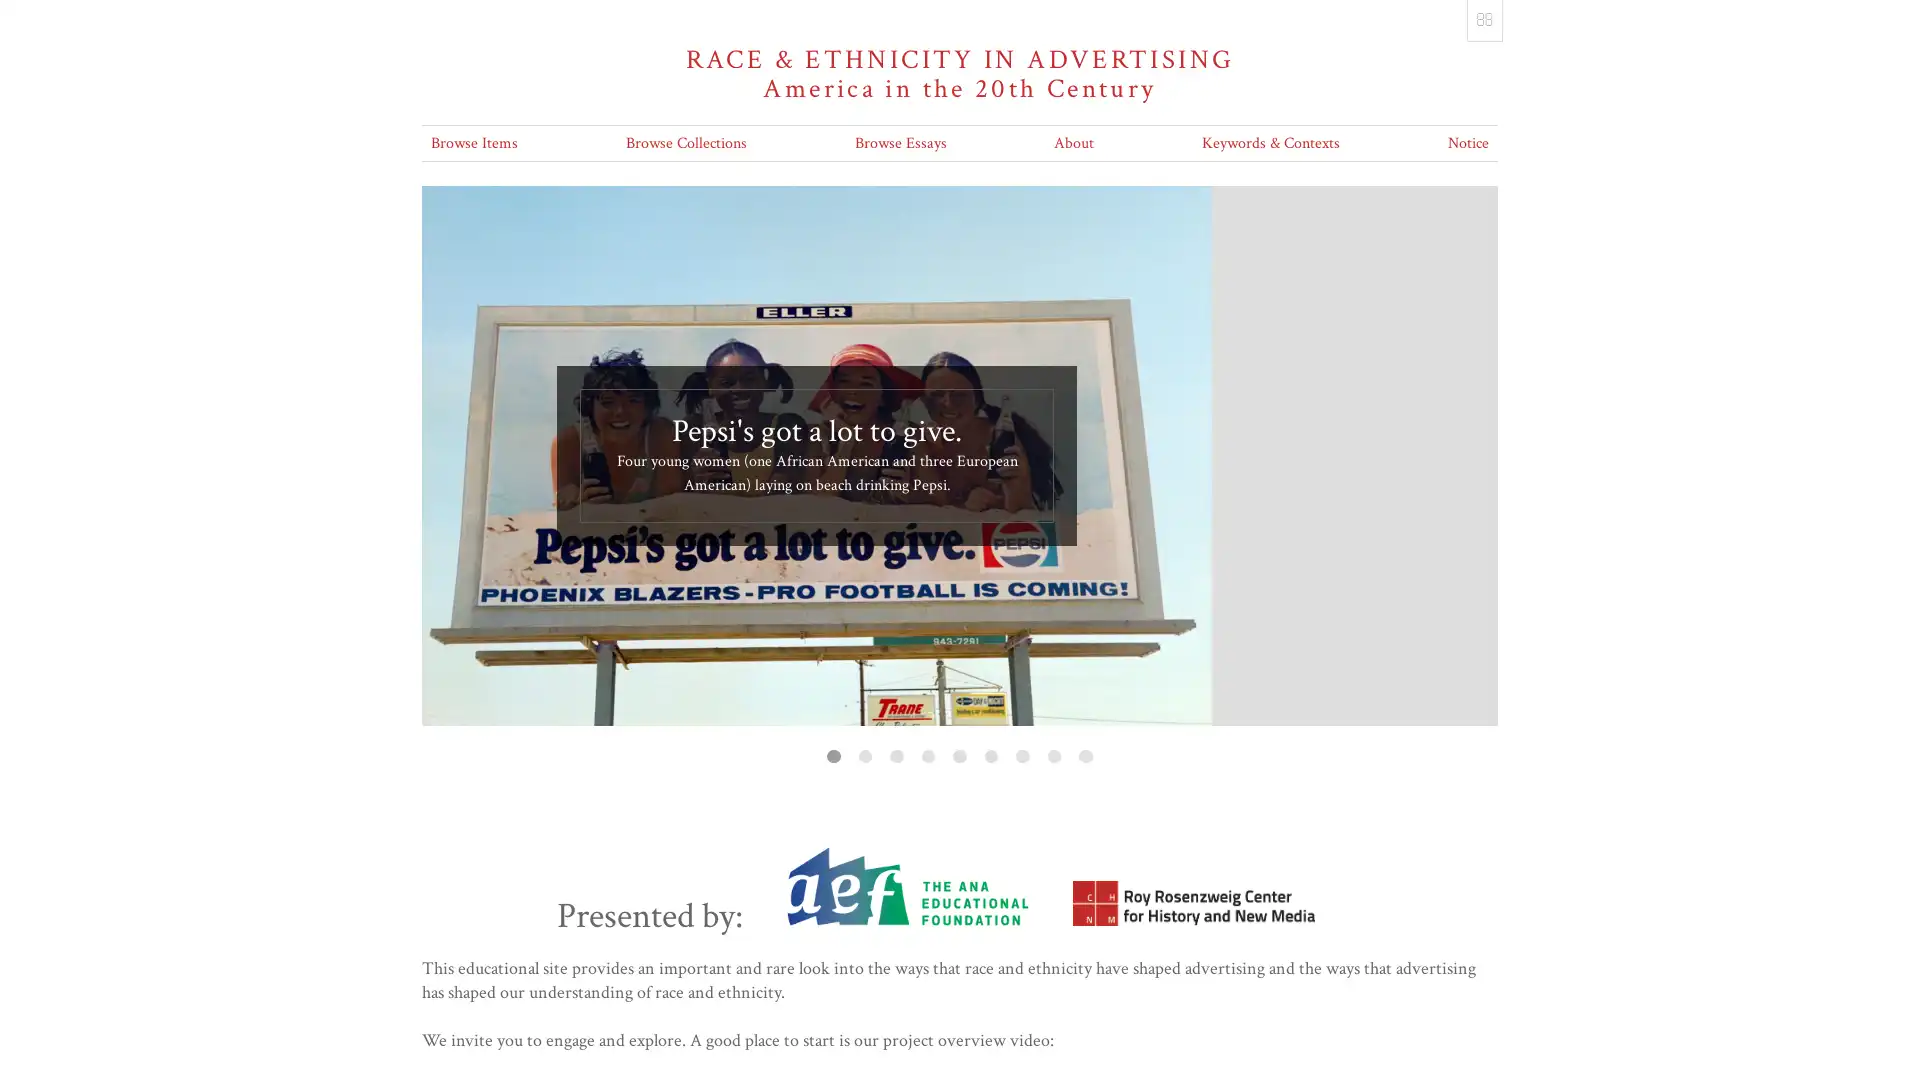  What do you see at coordinates (990, 756) in the screenshot?
I see `6` at bounding box center [990, 756].